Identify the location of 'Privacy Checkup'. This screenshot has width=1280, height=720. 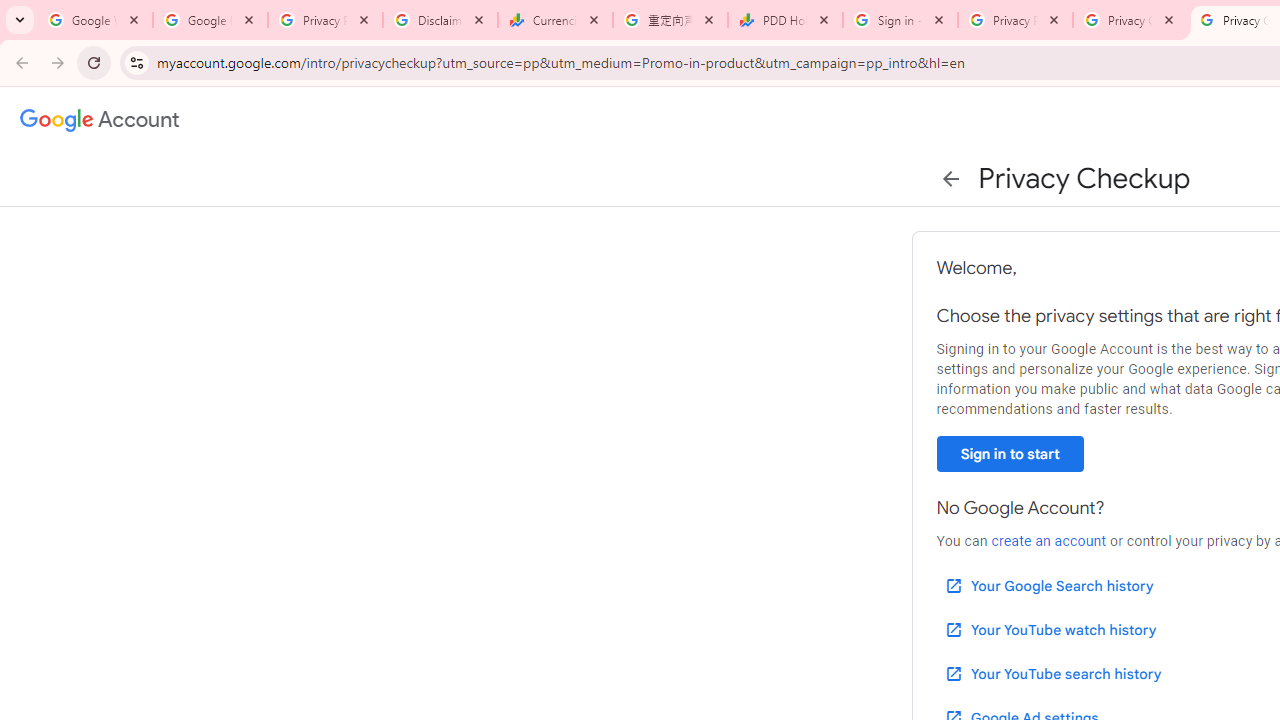
(1130, 20).